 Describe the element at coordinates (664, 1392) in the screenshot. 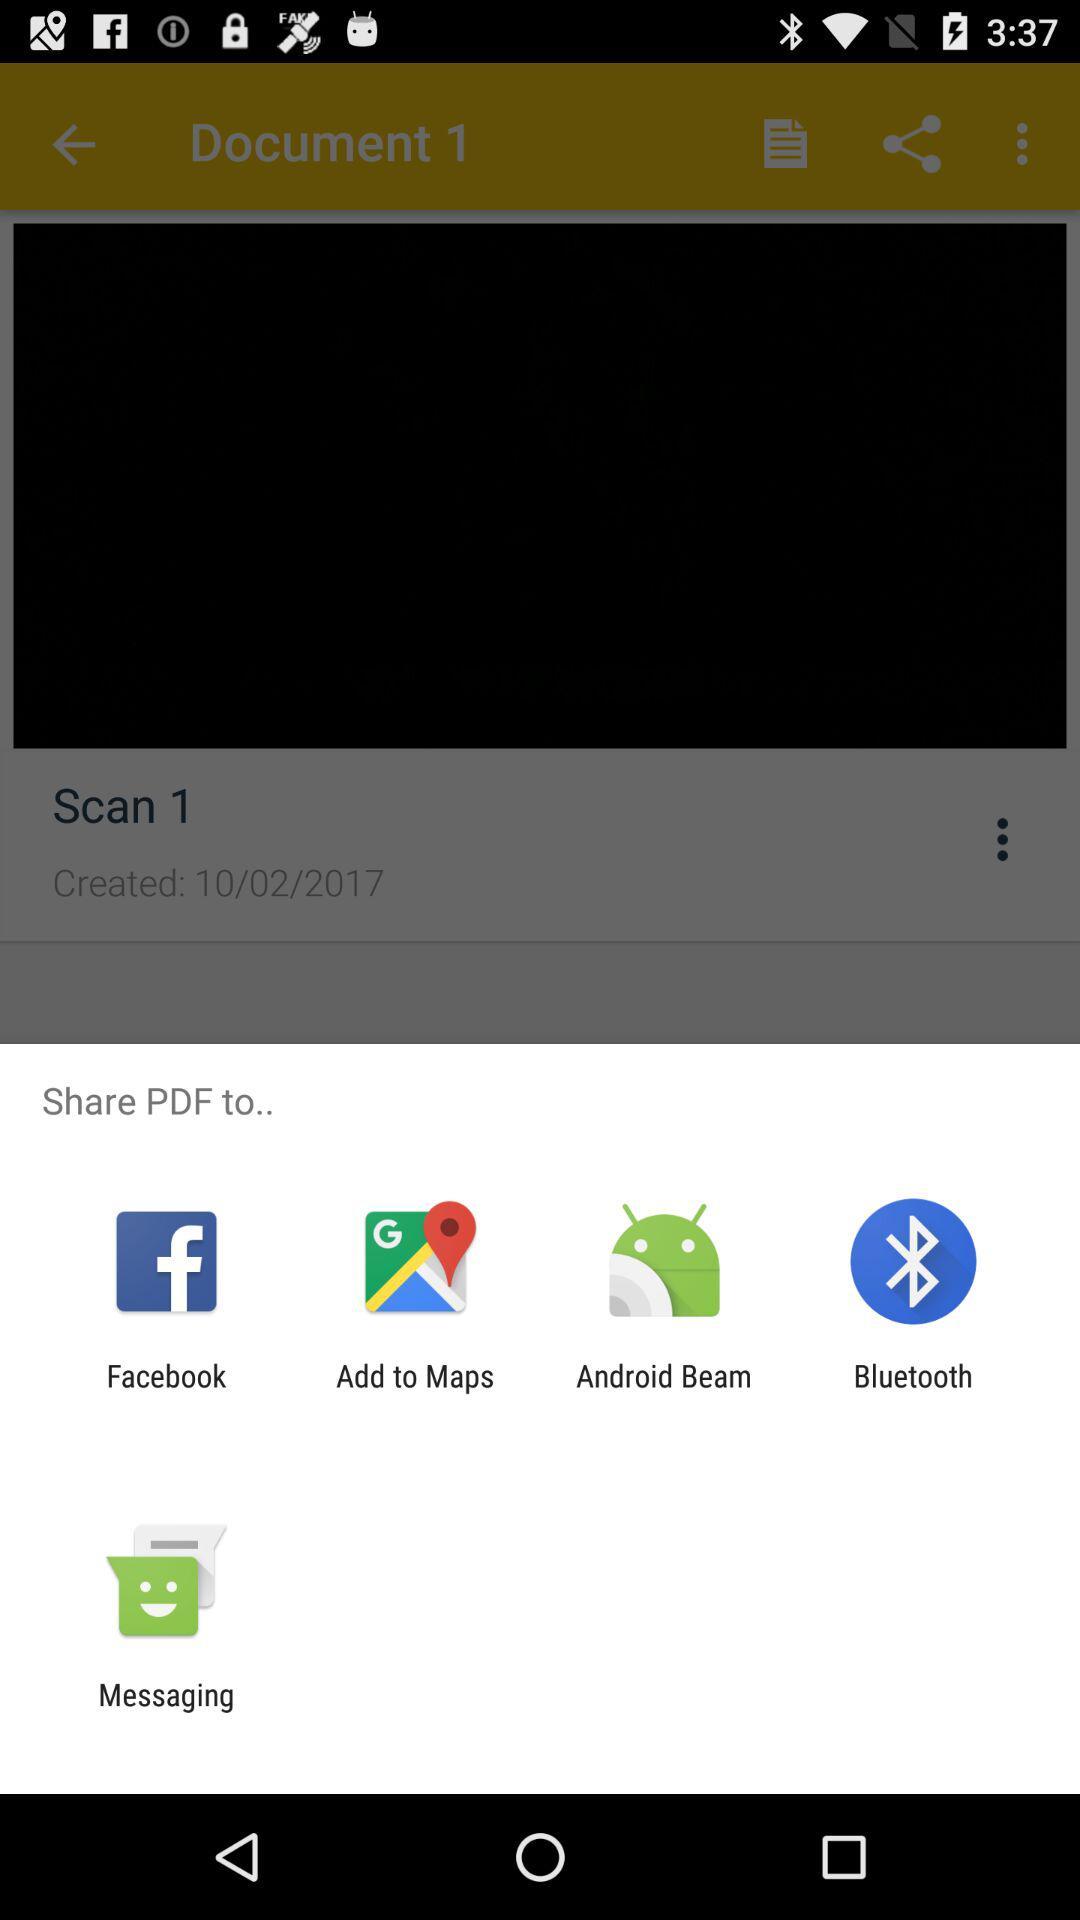

I see `the app to the right of add to maps` at that location.